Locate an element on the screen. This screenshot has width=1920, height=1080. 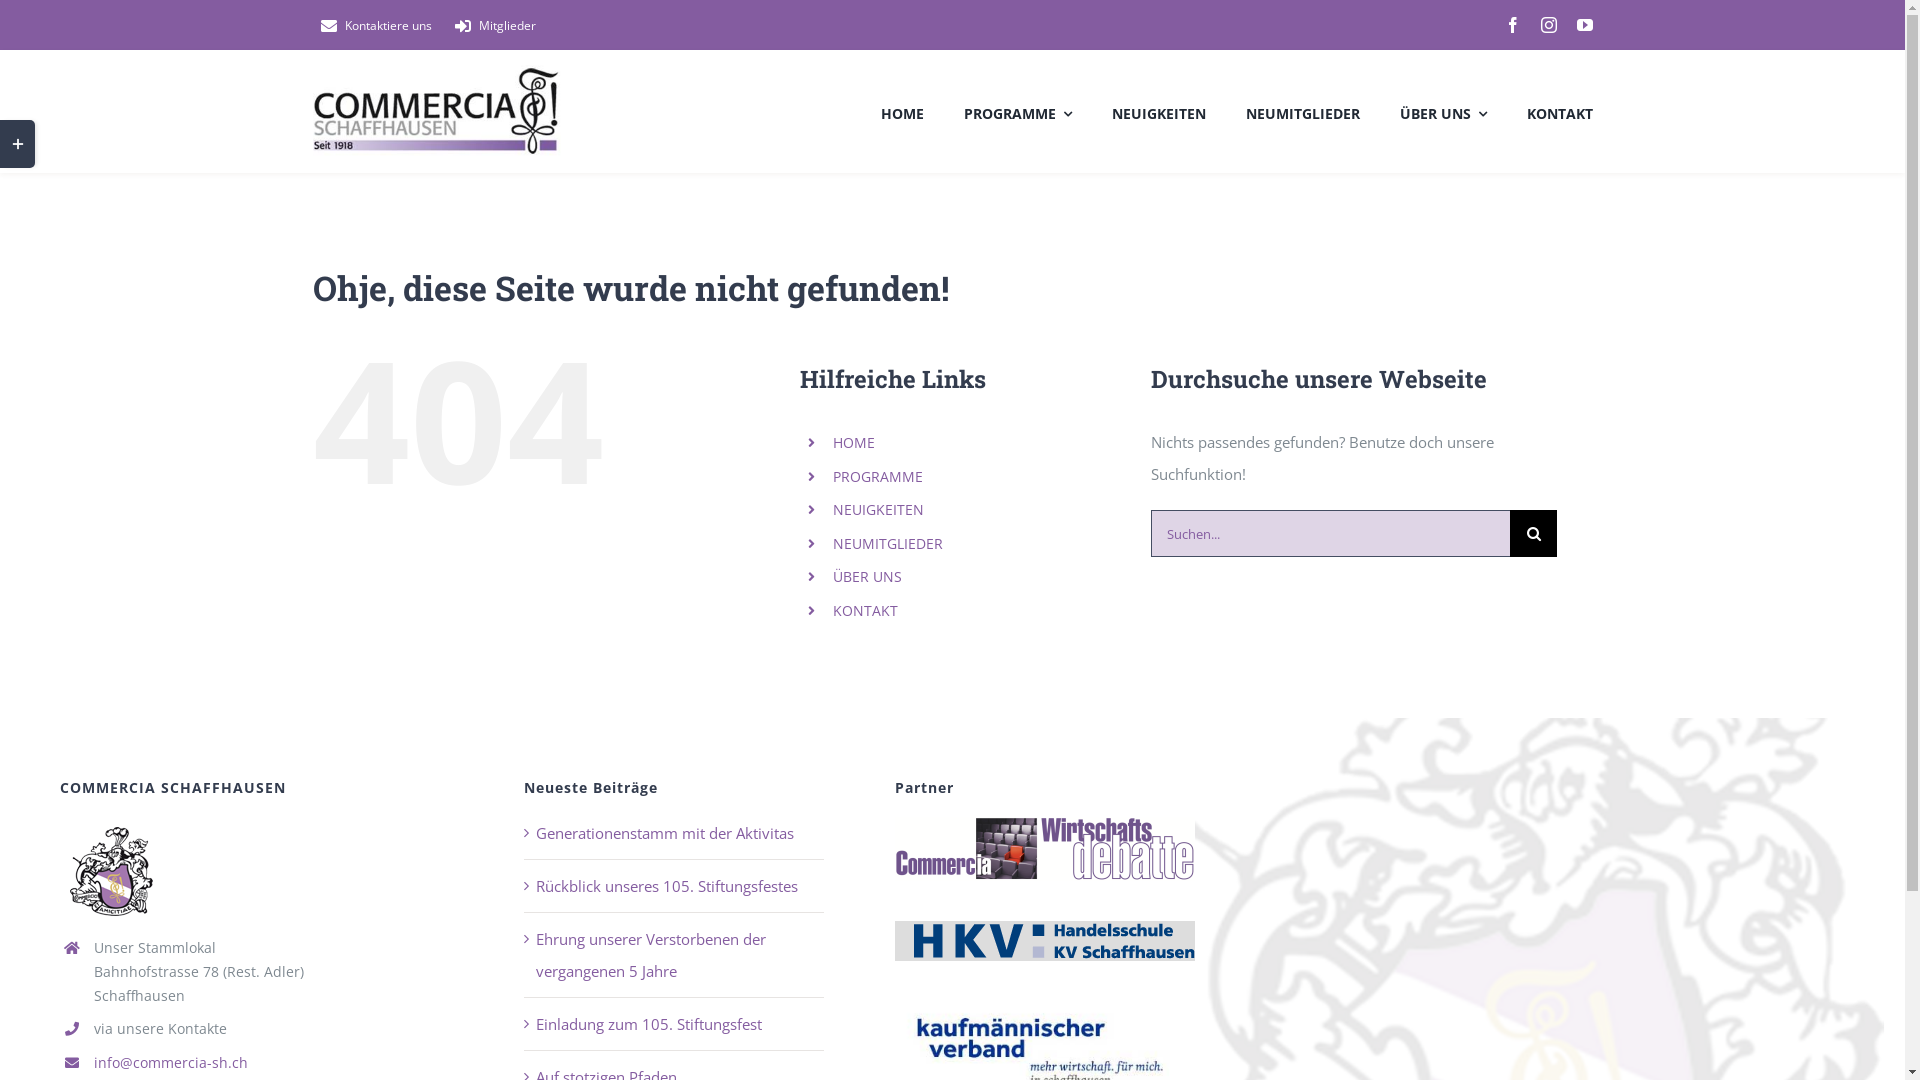
'KONTAKT' is located at coordinates (865, 609).